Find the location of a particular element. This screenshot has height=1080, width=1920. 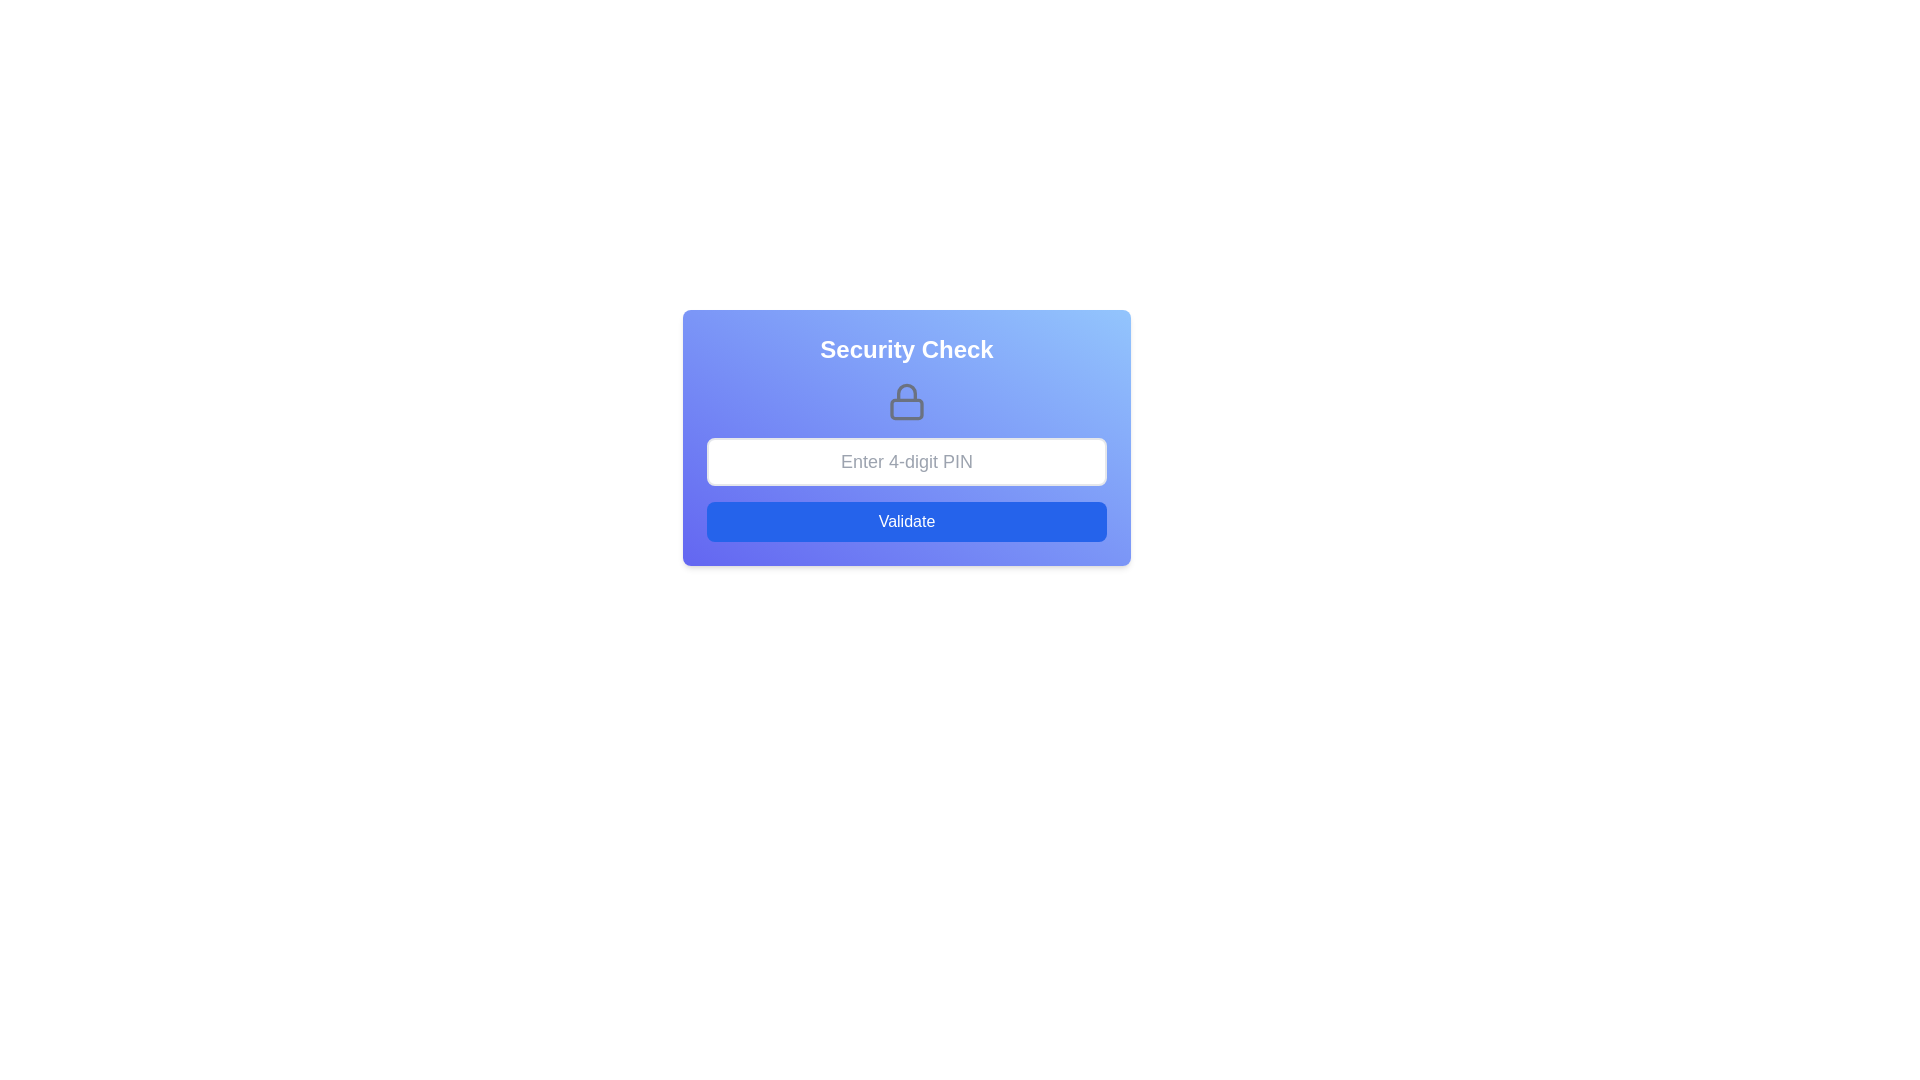

the button that initiates a validation action for the 'Enter 4-digit PIN' text input field, located at the bottom of the card-like component titled 'Security Check' is located at coordinates (906, 520).